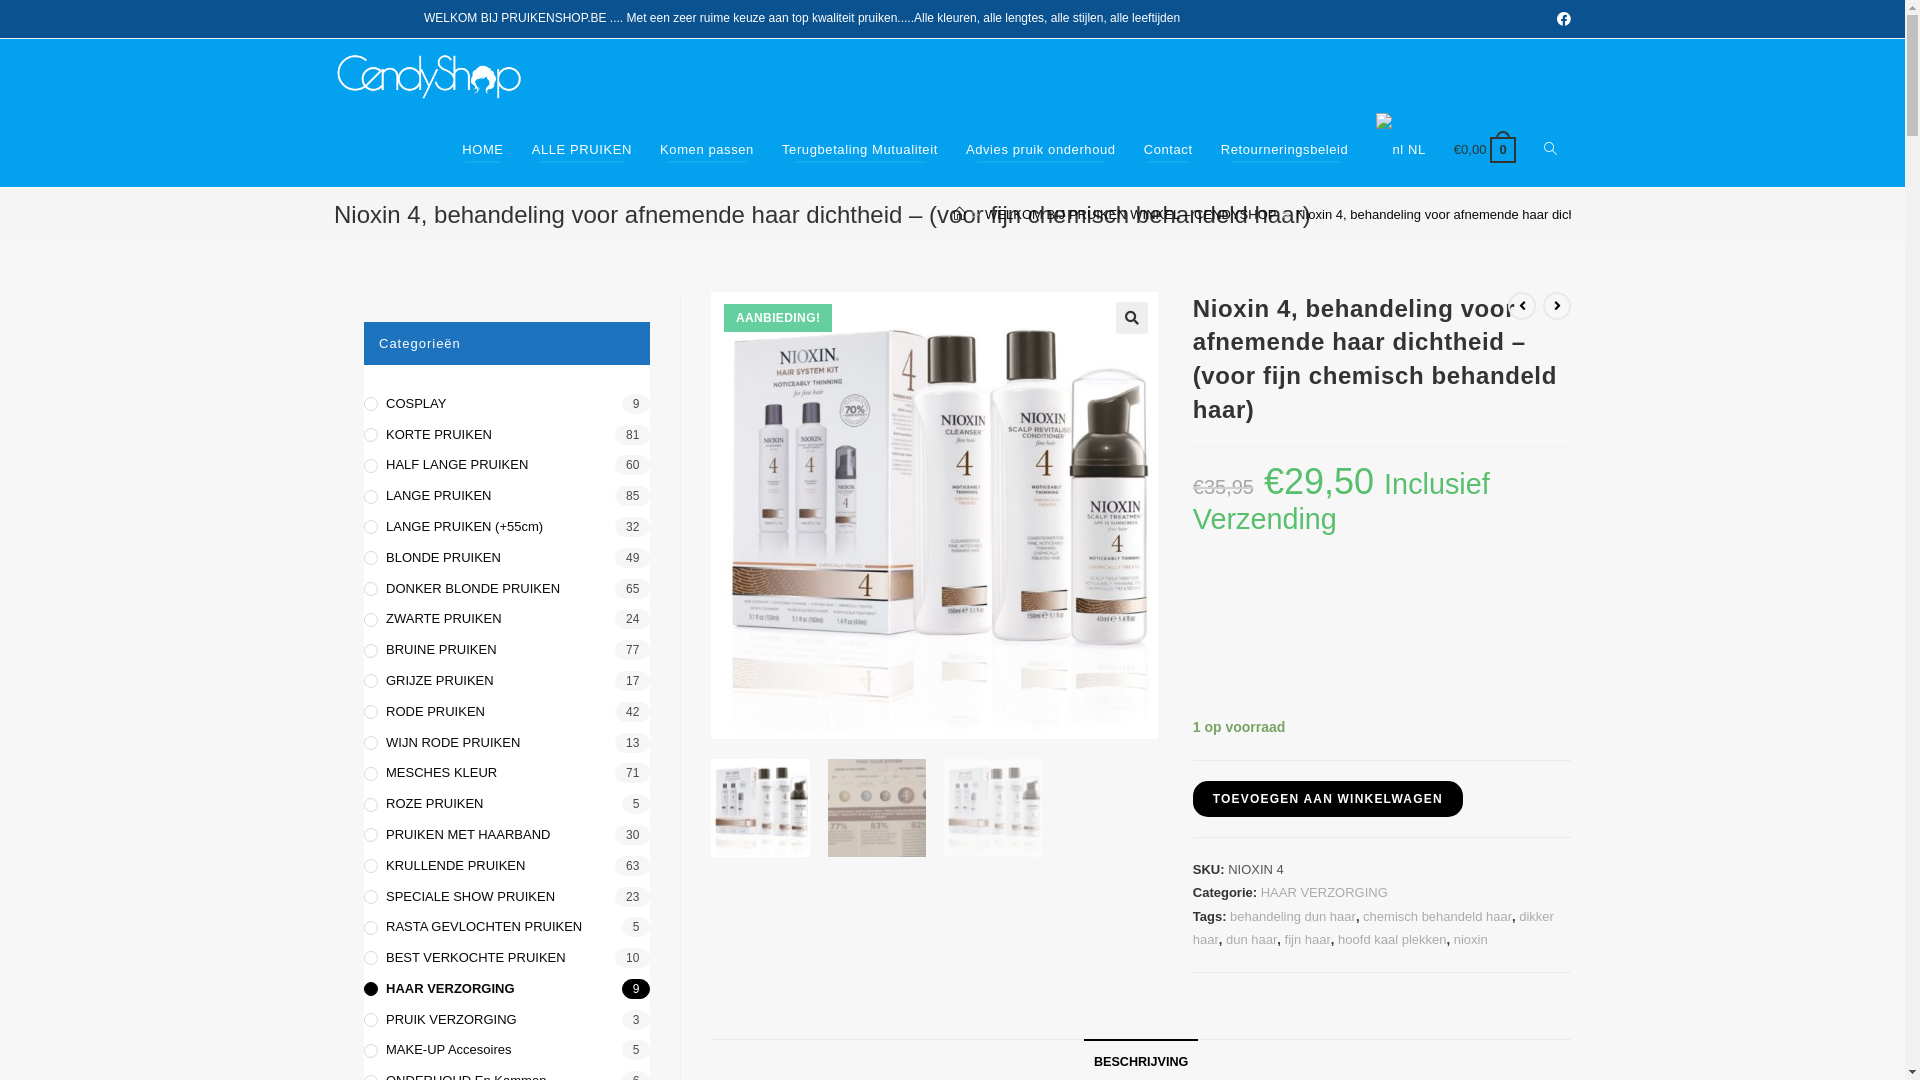 Image resolution: width=1920 pixels, height=1080 pixels. Describe the element at coordinates (507, 895) in the screenshot. I see `'SPECIALE SHOW PRUIKEN'` at that location.